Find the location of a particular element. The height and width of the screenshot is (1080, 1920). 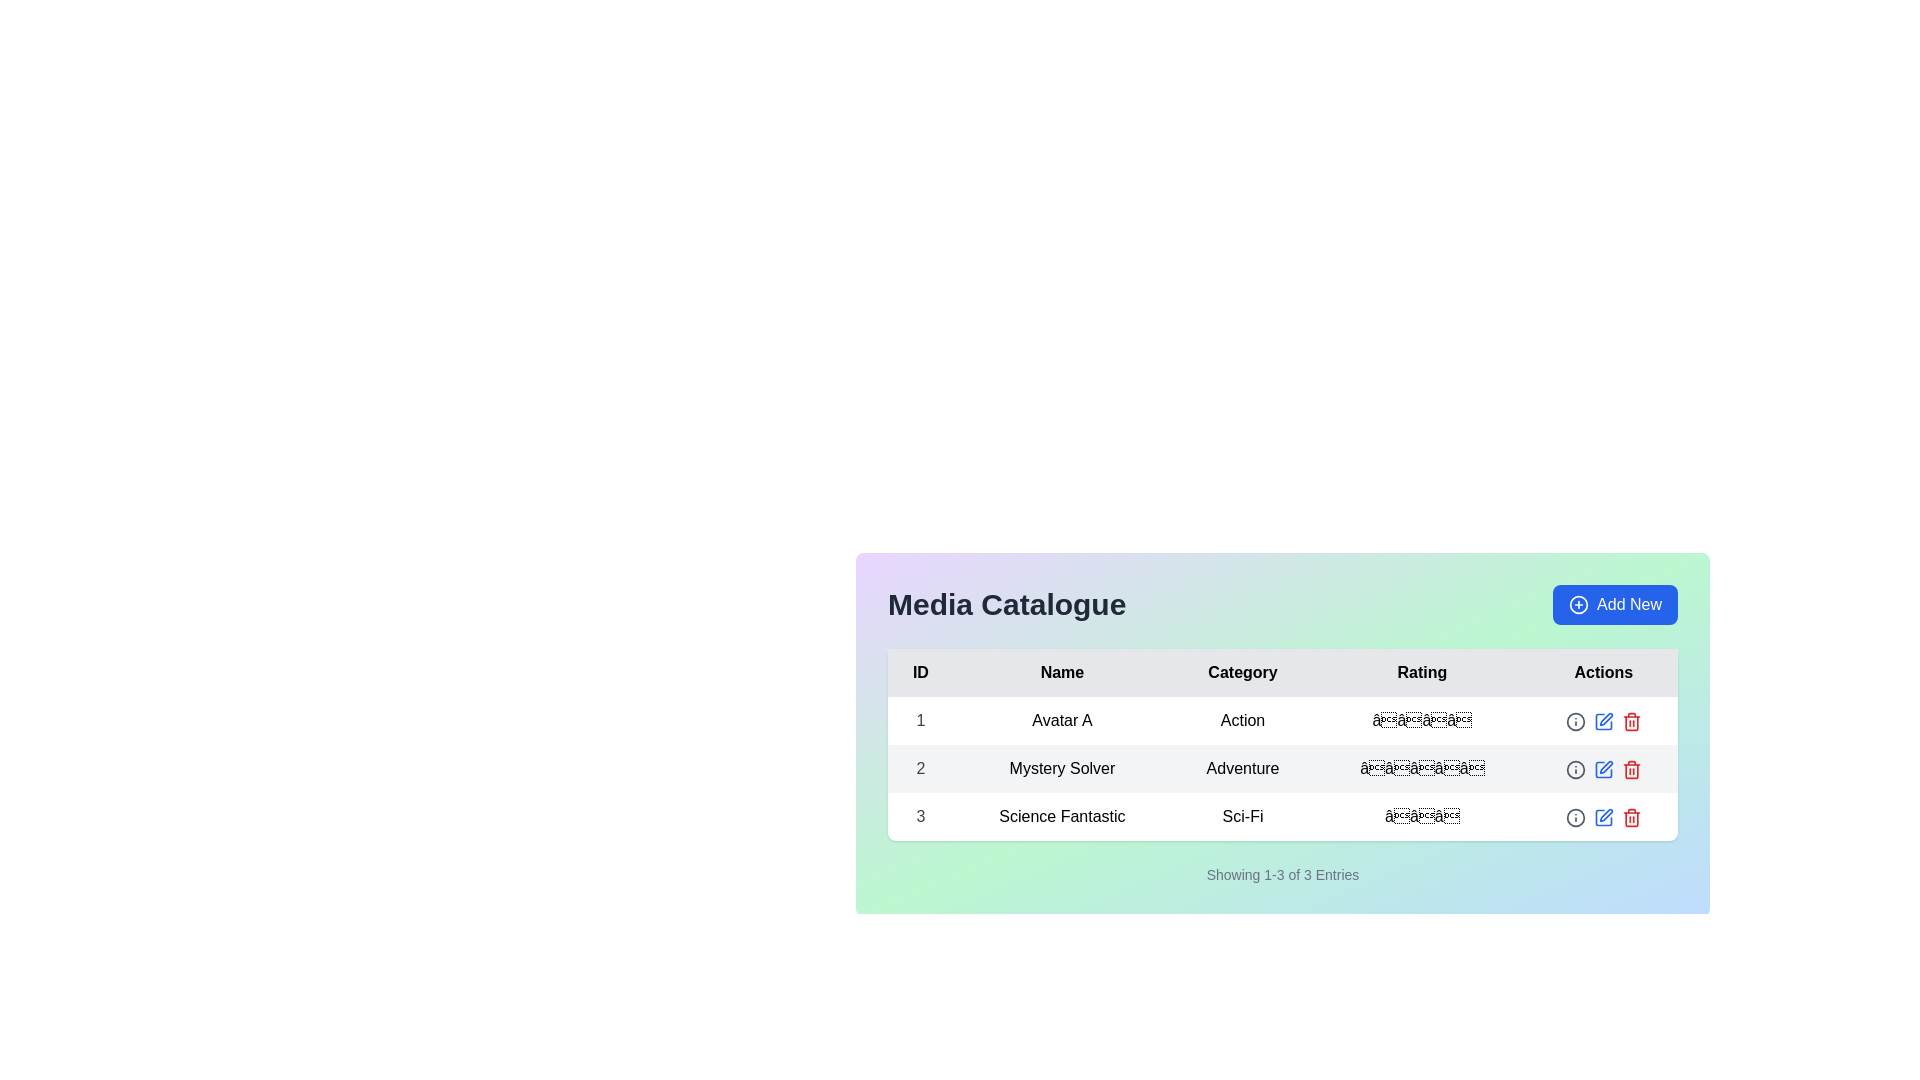

the edit button icon in the 'Actions' column of the third row for the 'Science Fantastic' entry is located at coordinates (1603, 768).